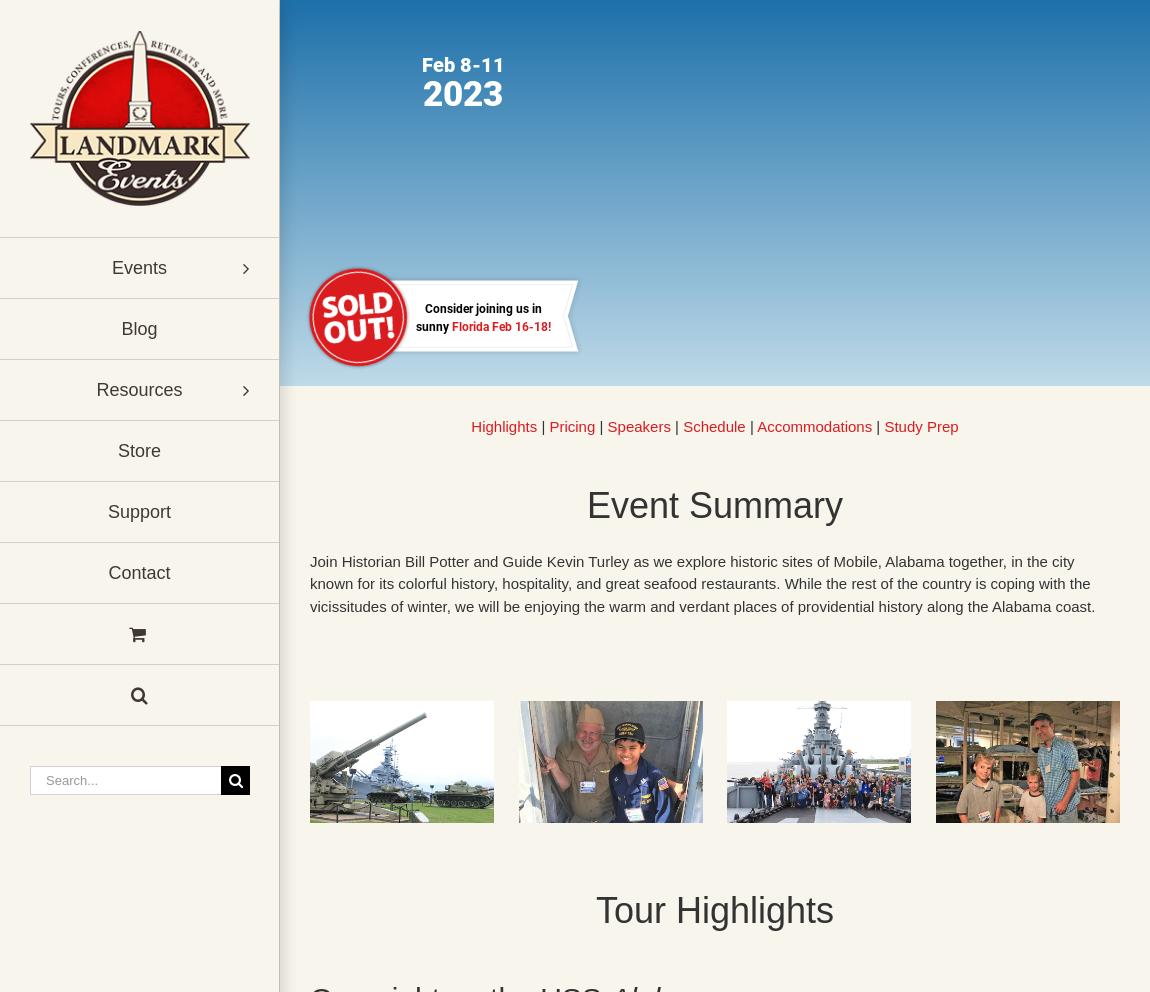 This screenshot has width=1150, height=992. What do you see at coordinates (138, 389) in the screenshot?
I see `'Resources'` at bounding box center [138, 389].